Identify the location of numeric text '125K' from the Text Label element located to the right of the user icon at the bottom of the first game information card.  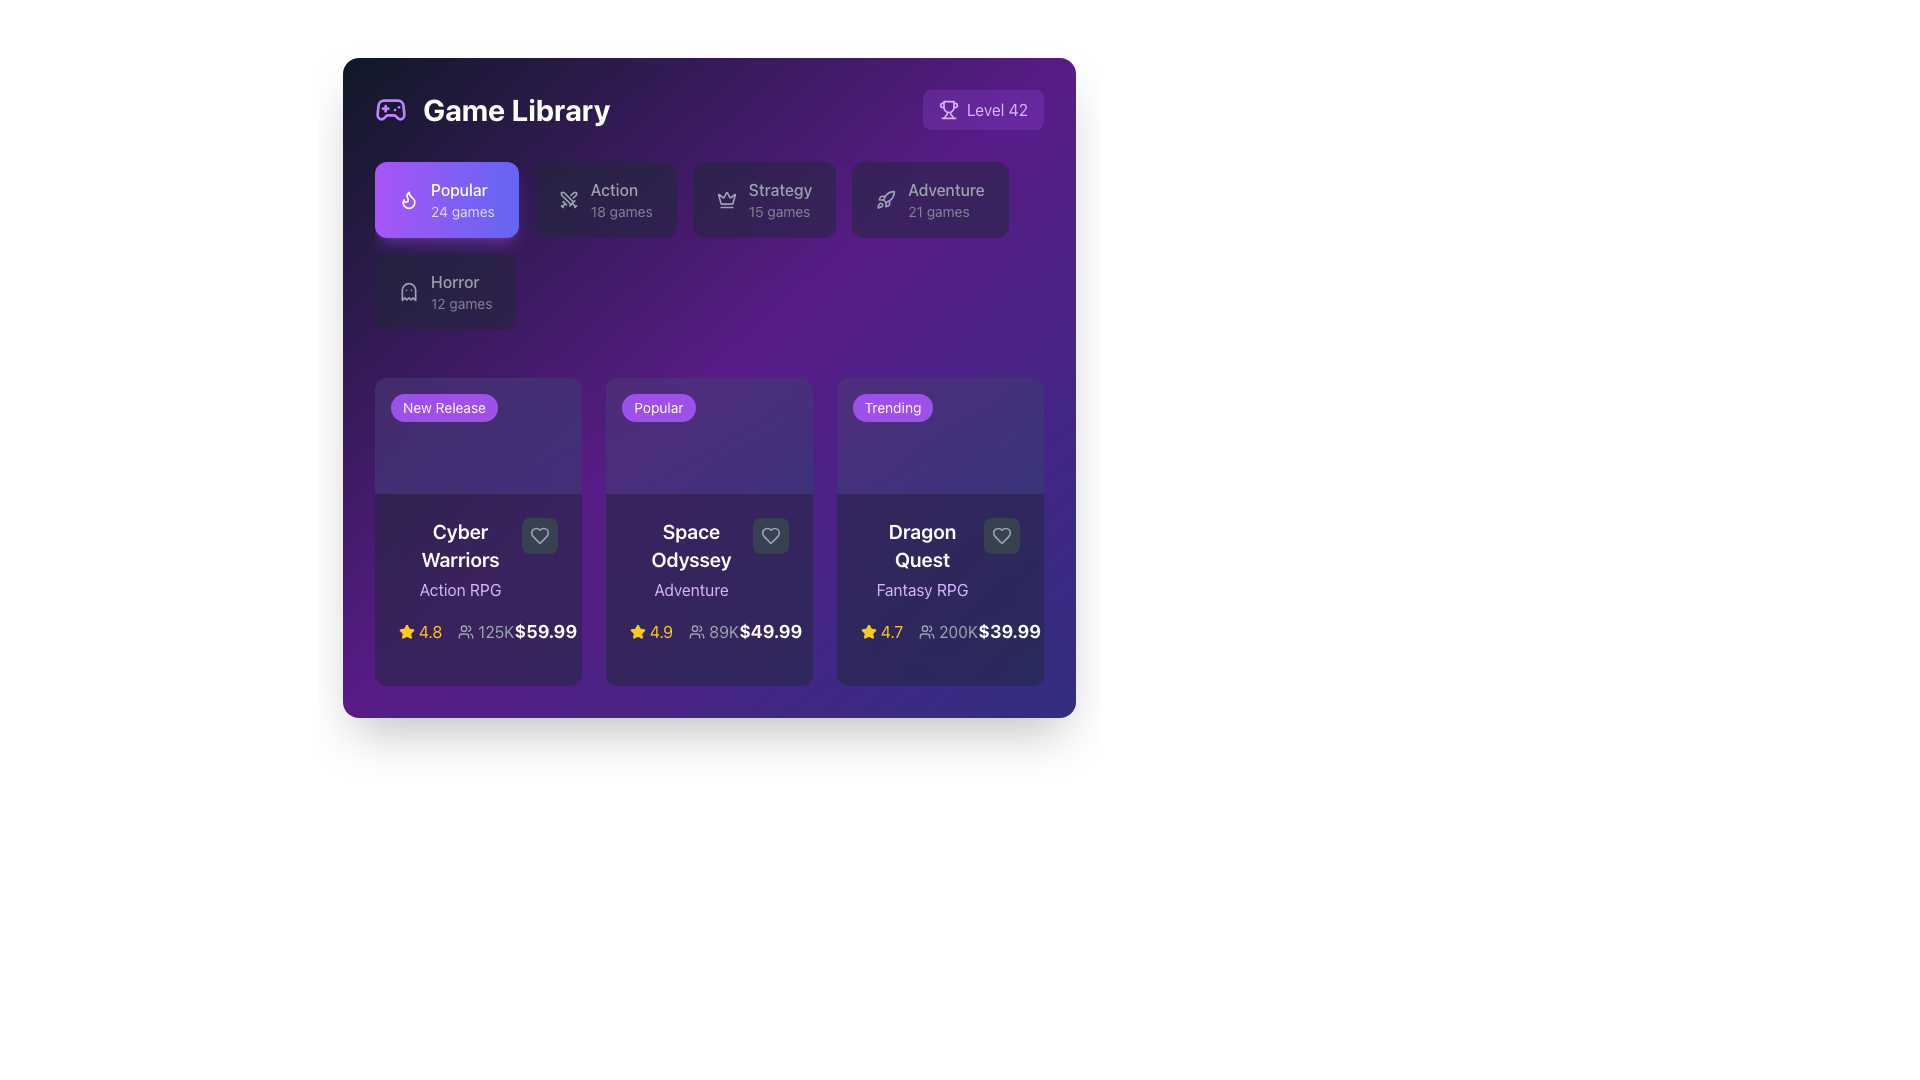
(496, 632).